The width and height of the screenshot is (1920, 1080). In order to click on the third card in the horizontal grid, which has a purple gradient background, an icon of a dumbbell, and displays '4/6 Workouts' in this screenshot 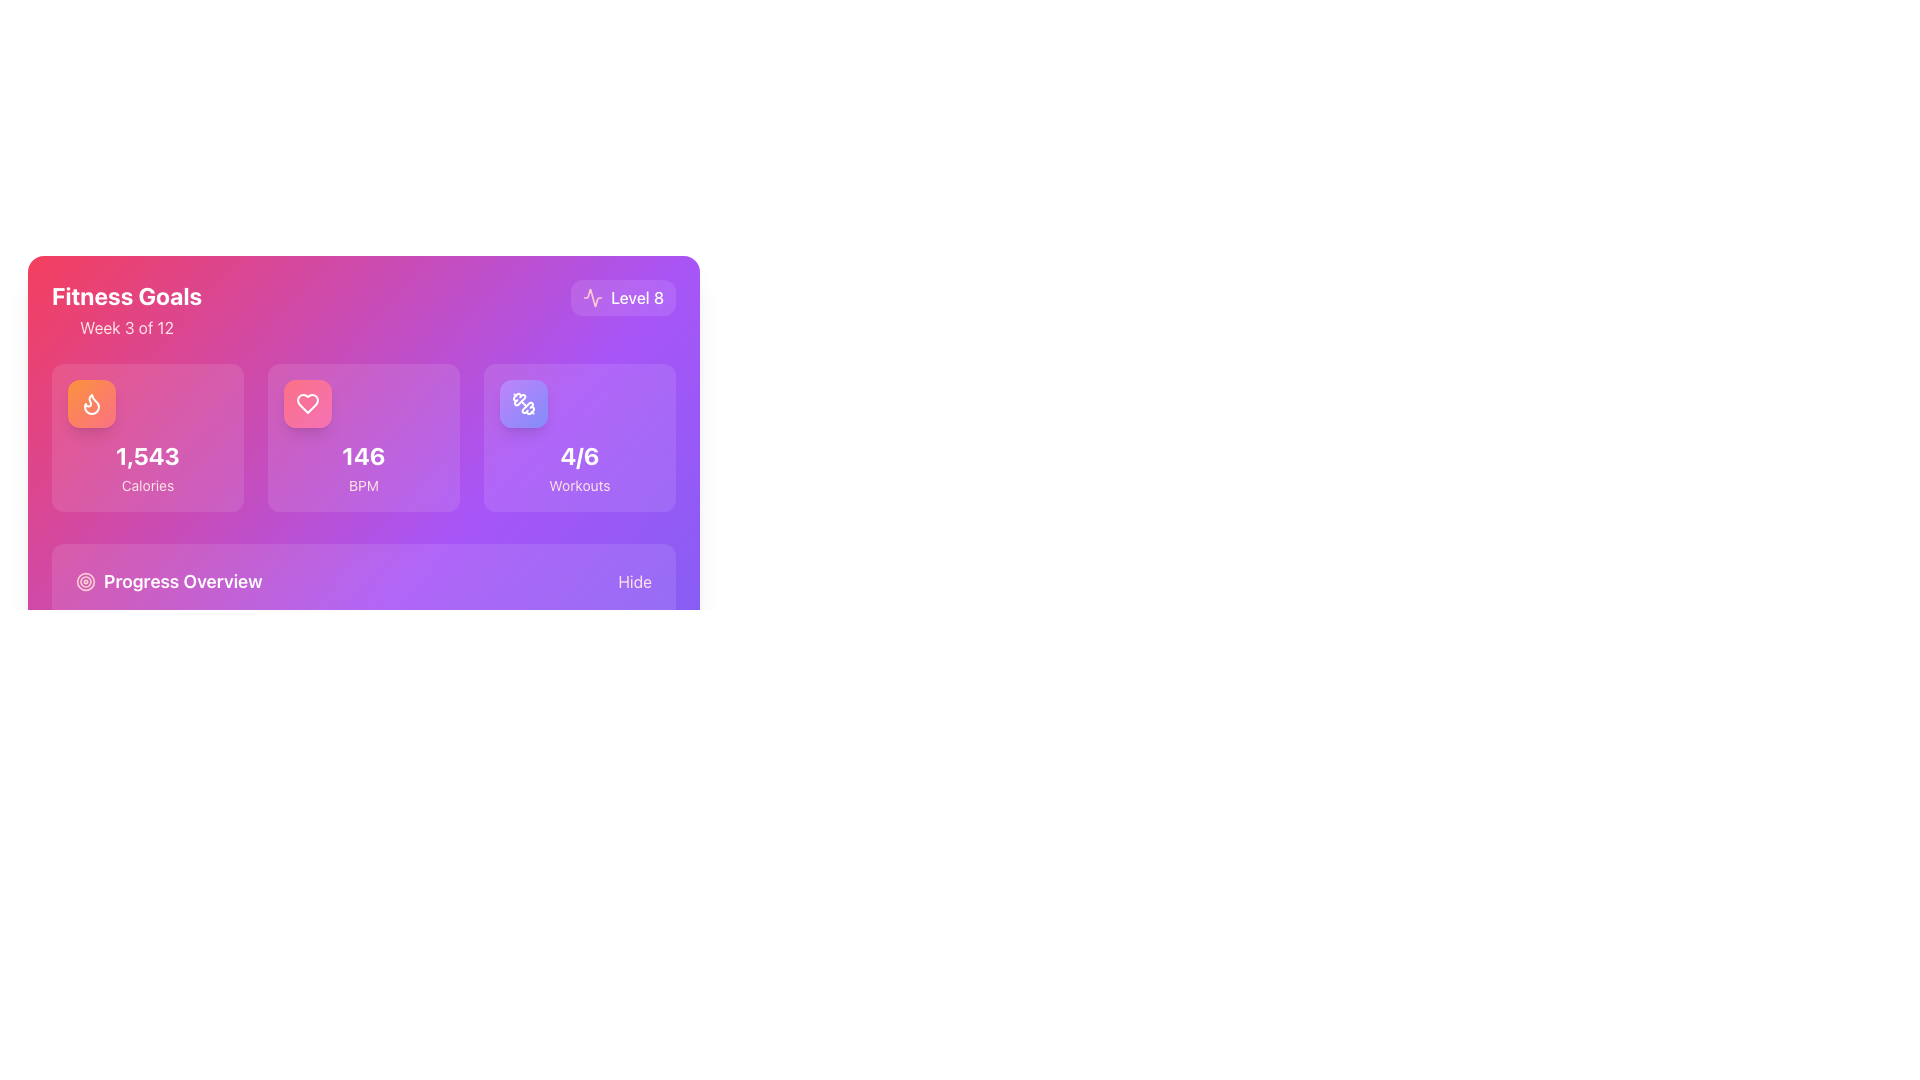, I will do `click(579, 437)`.